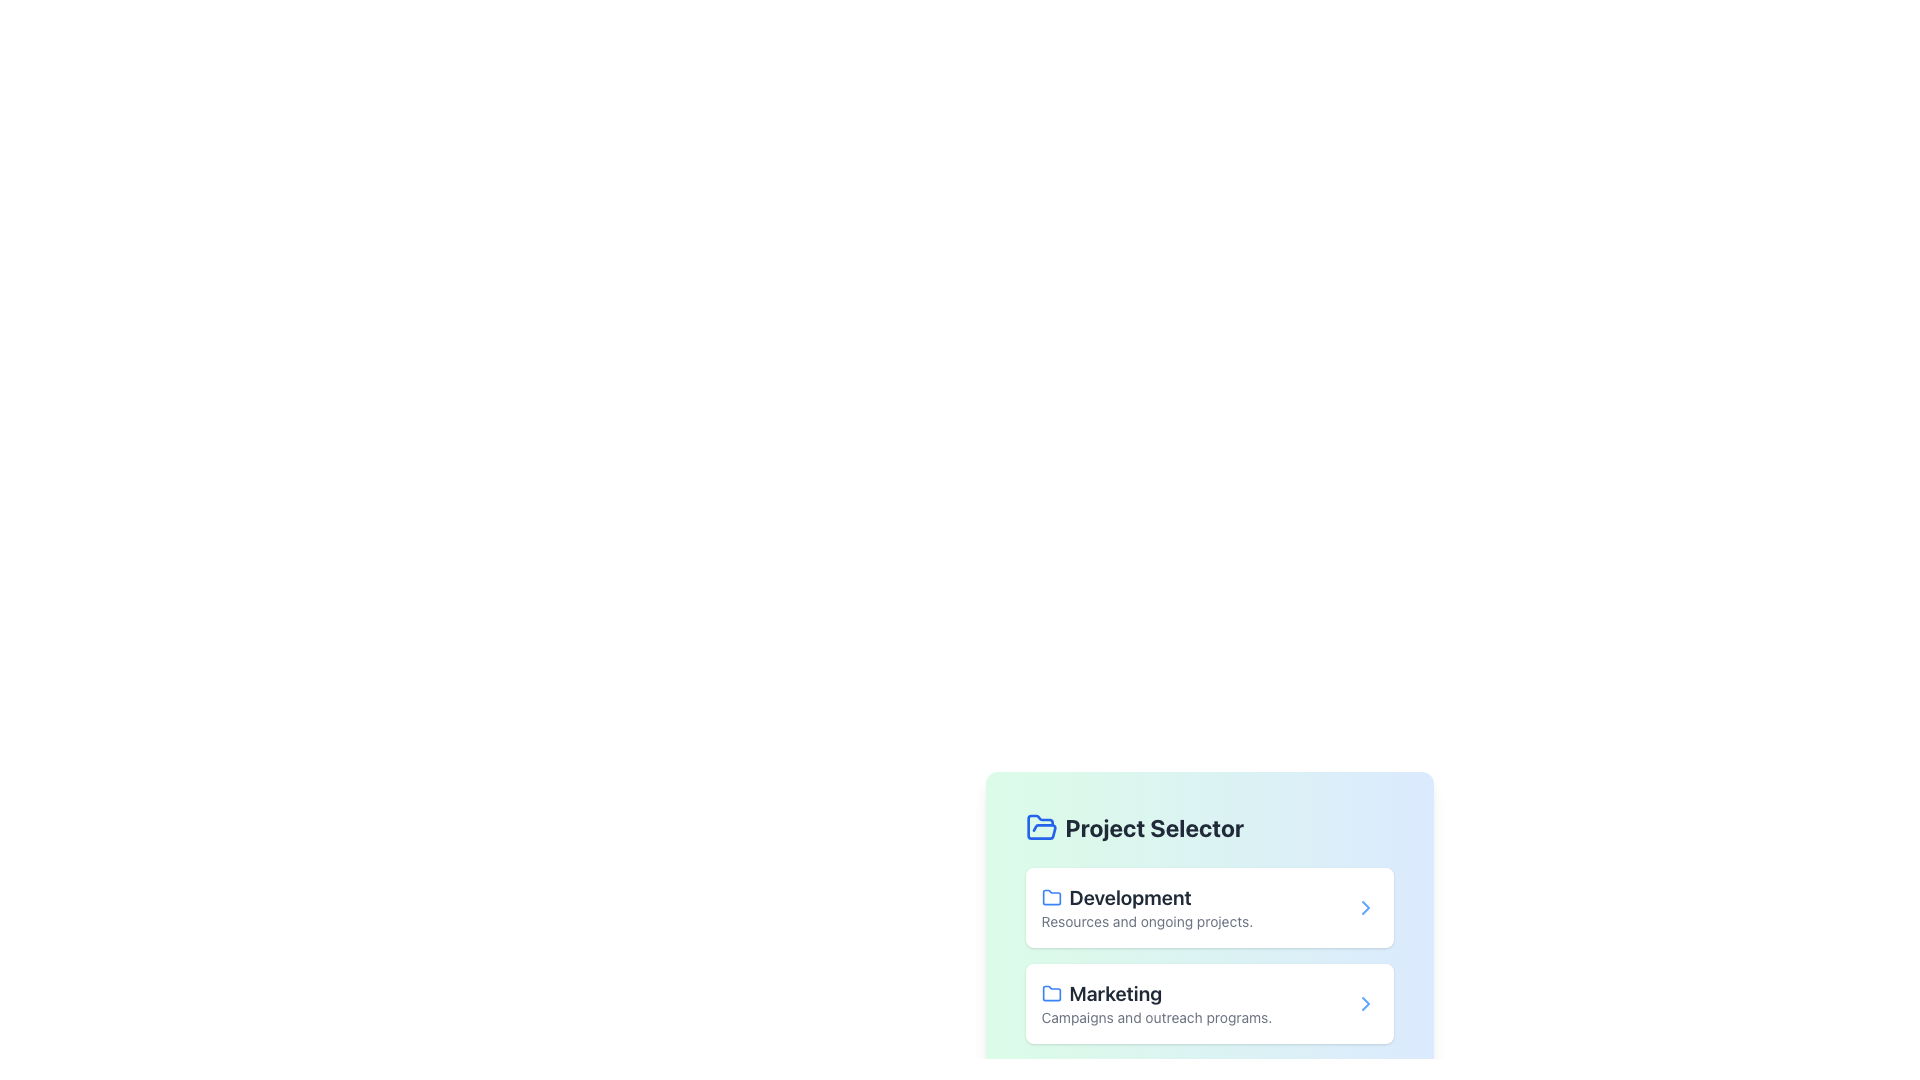 The height and width of the screenshot is (1080, 1920). I want to click on the small blue folder icon located next to the text 'Development' in the UI interface as a static icon, so click(1050, 897).